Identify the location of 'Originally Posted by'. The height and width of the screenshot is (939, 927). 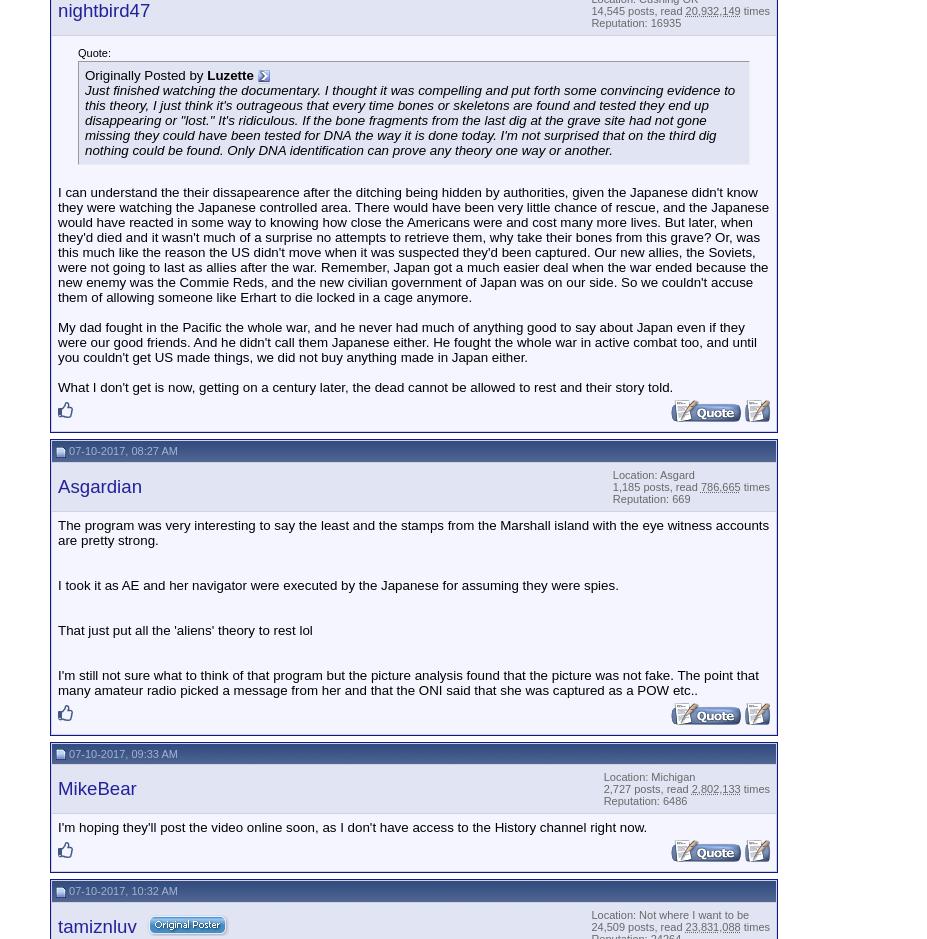
(84, 74).